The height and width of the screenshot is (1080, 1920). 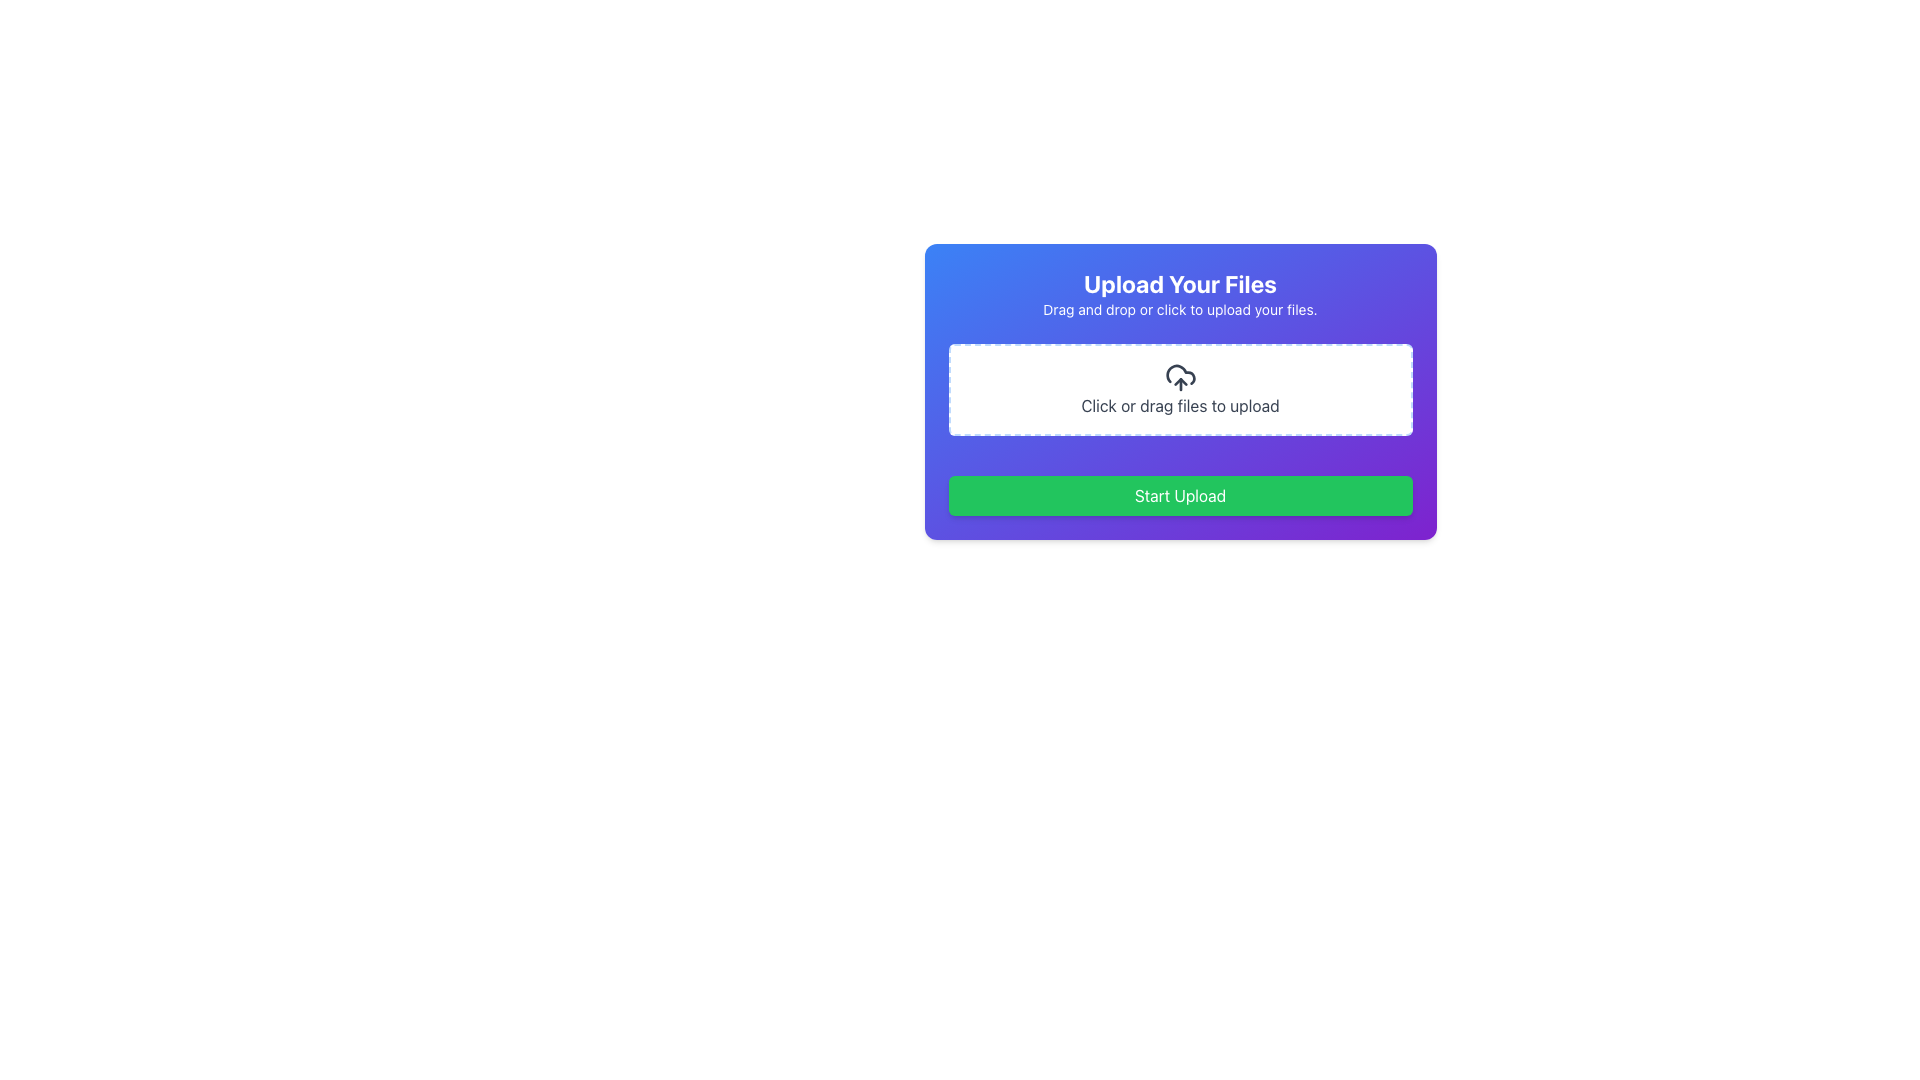 I want to click on the text label displaying 'Upload Your Files' which is in a large, bold font with a white color and a gradient background from blue to purple, so click(x=1180, y=284).